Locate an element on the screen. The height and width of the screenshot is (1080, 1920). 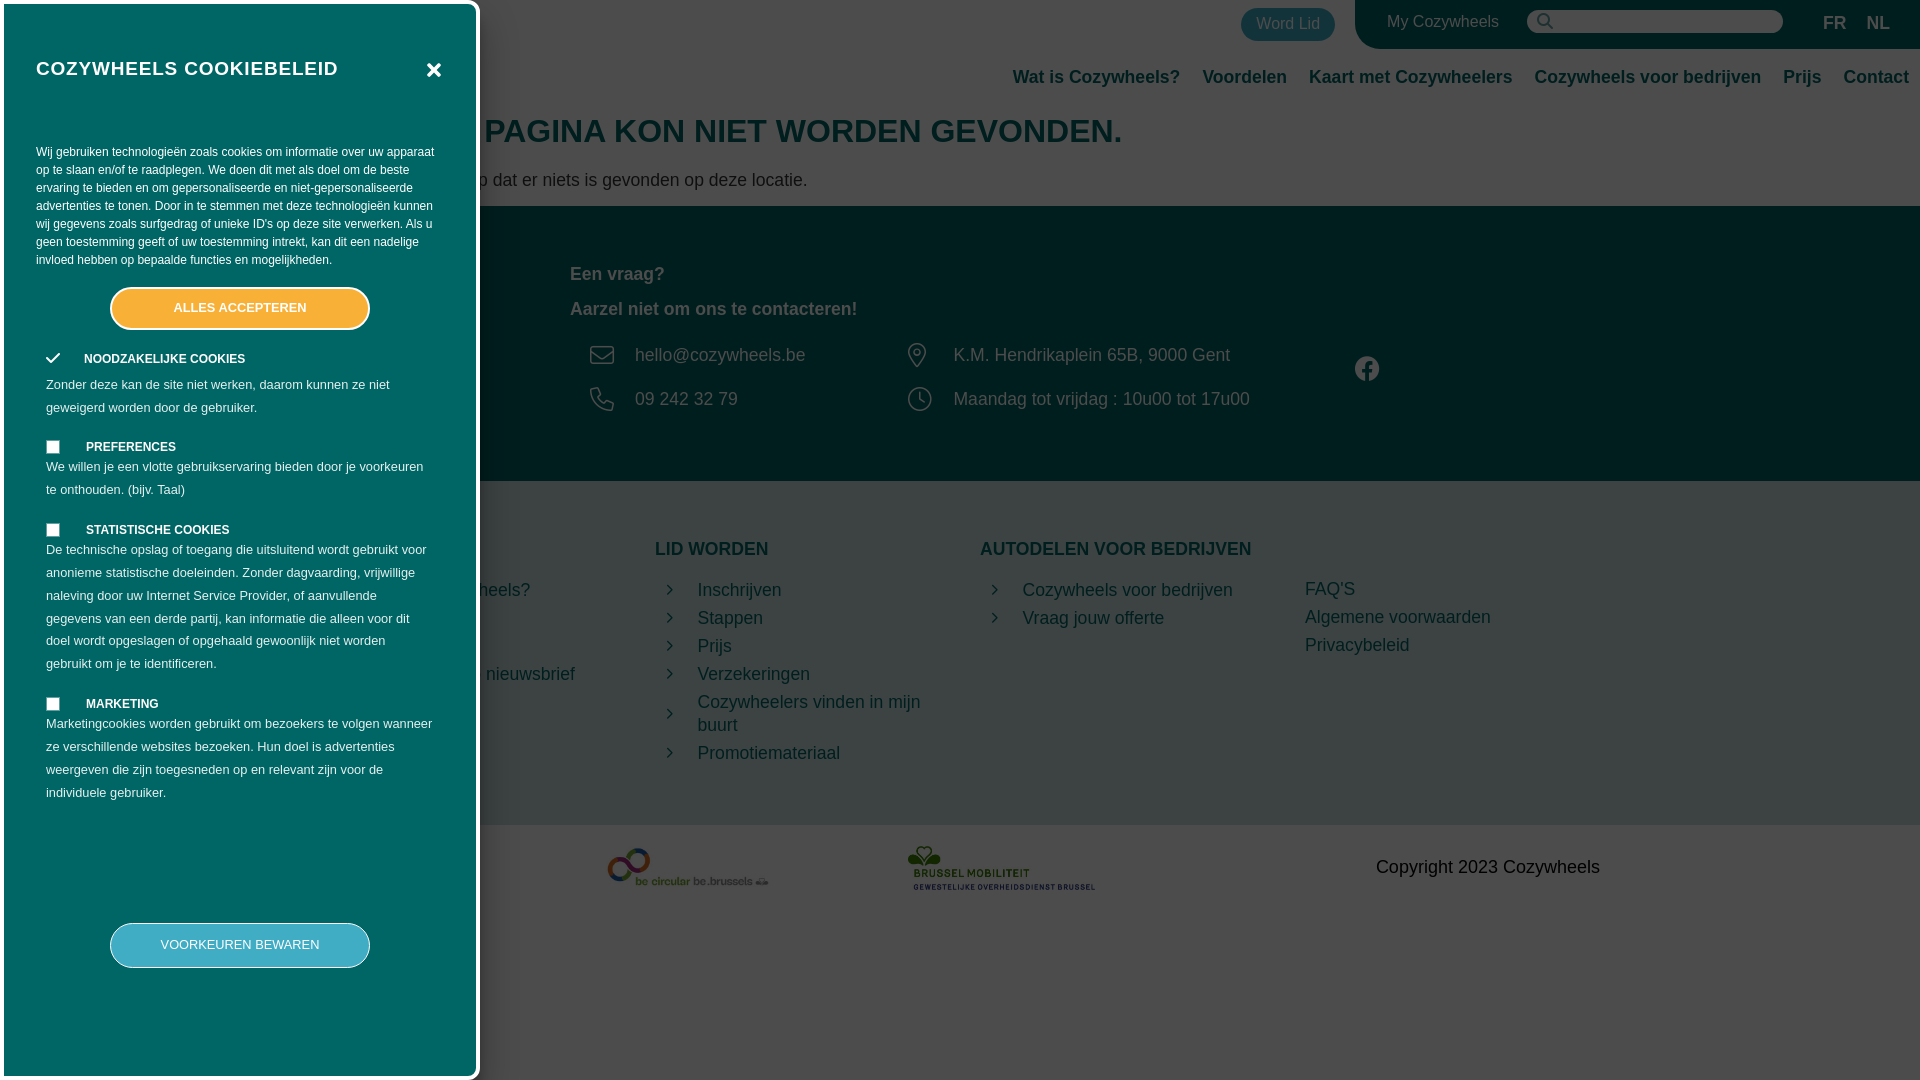
'ALLES ACCEPTEREN' is located at coordinates (240, 308).